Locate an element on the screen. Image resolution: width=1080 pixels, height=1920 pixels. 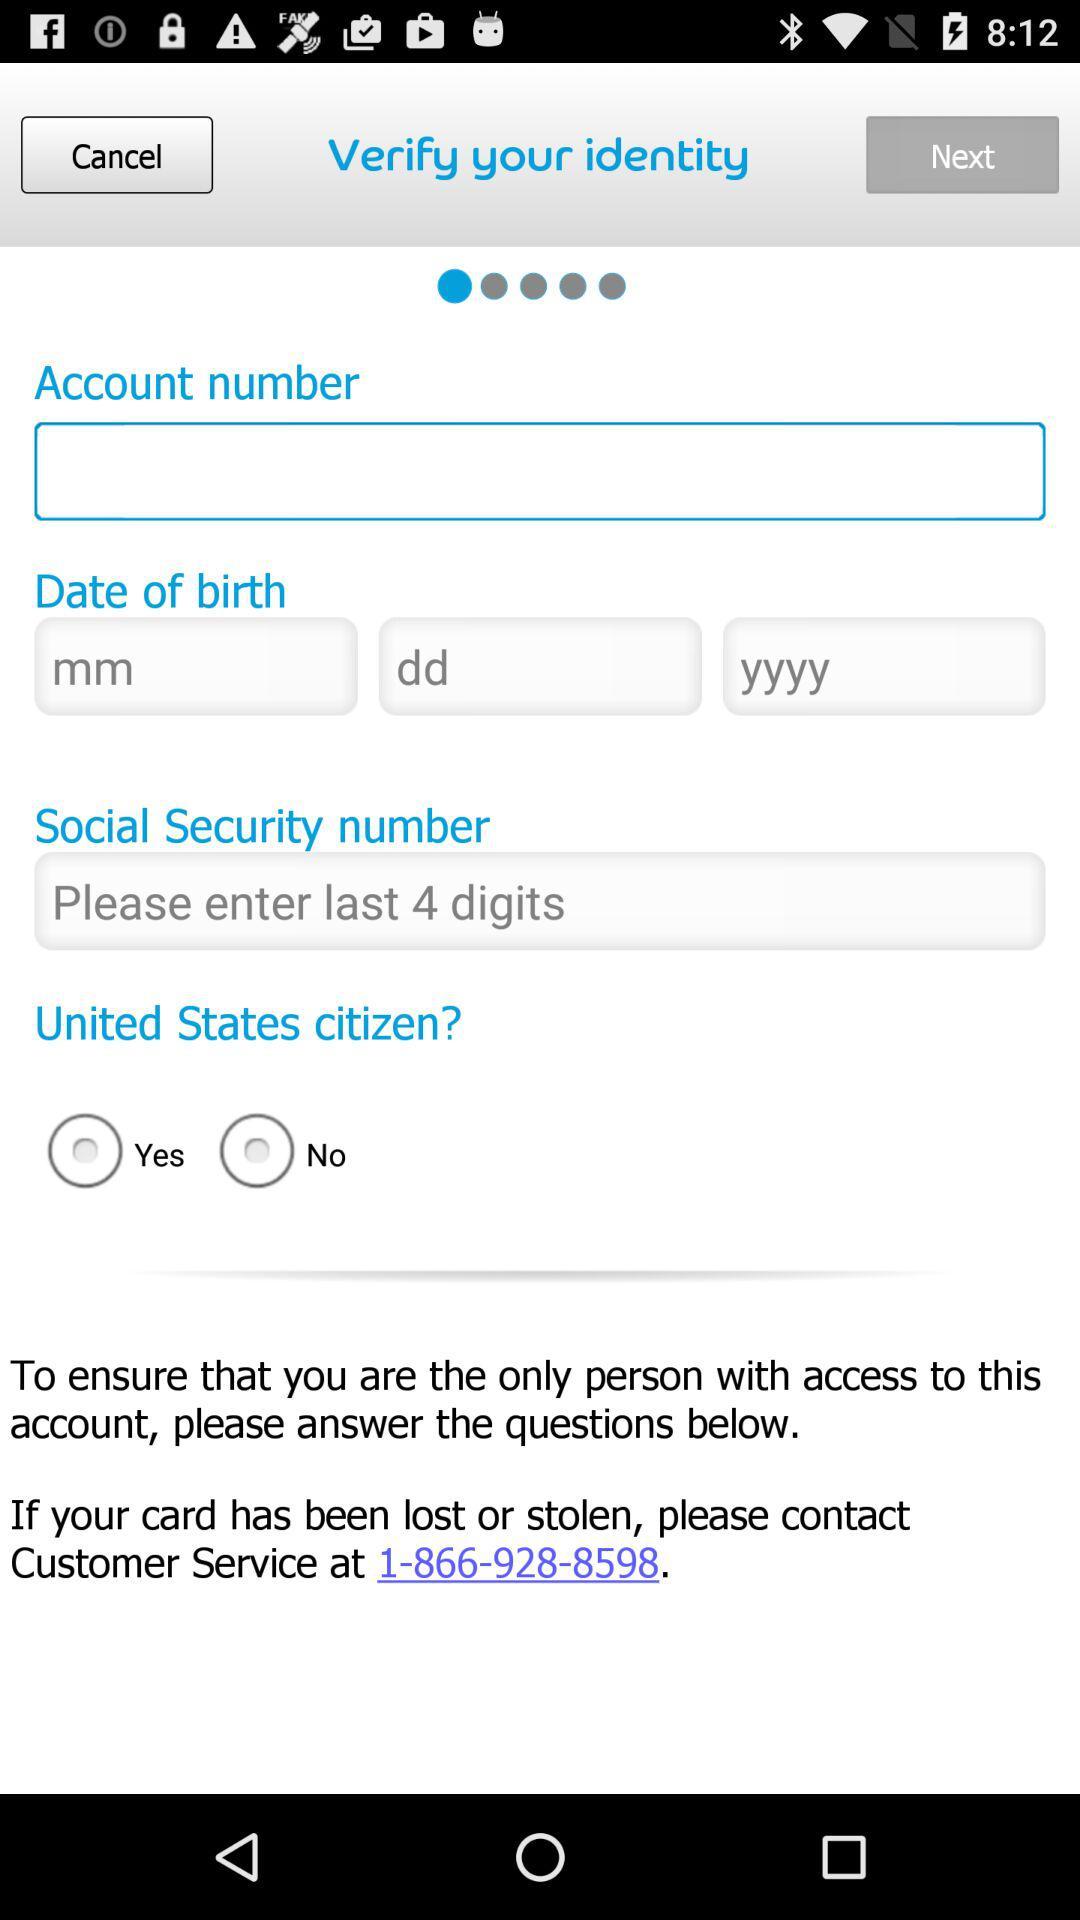
the item to the right of yes icon is located at coordinates (289, 1154).